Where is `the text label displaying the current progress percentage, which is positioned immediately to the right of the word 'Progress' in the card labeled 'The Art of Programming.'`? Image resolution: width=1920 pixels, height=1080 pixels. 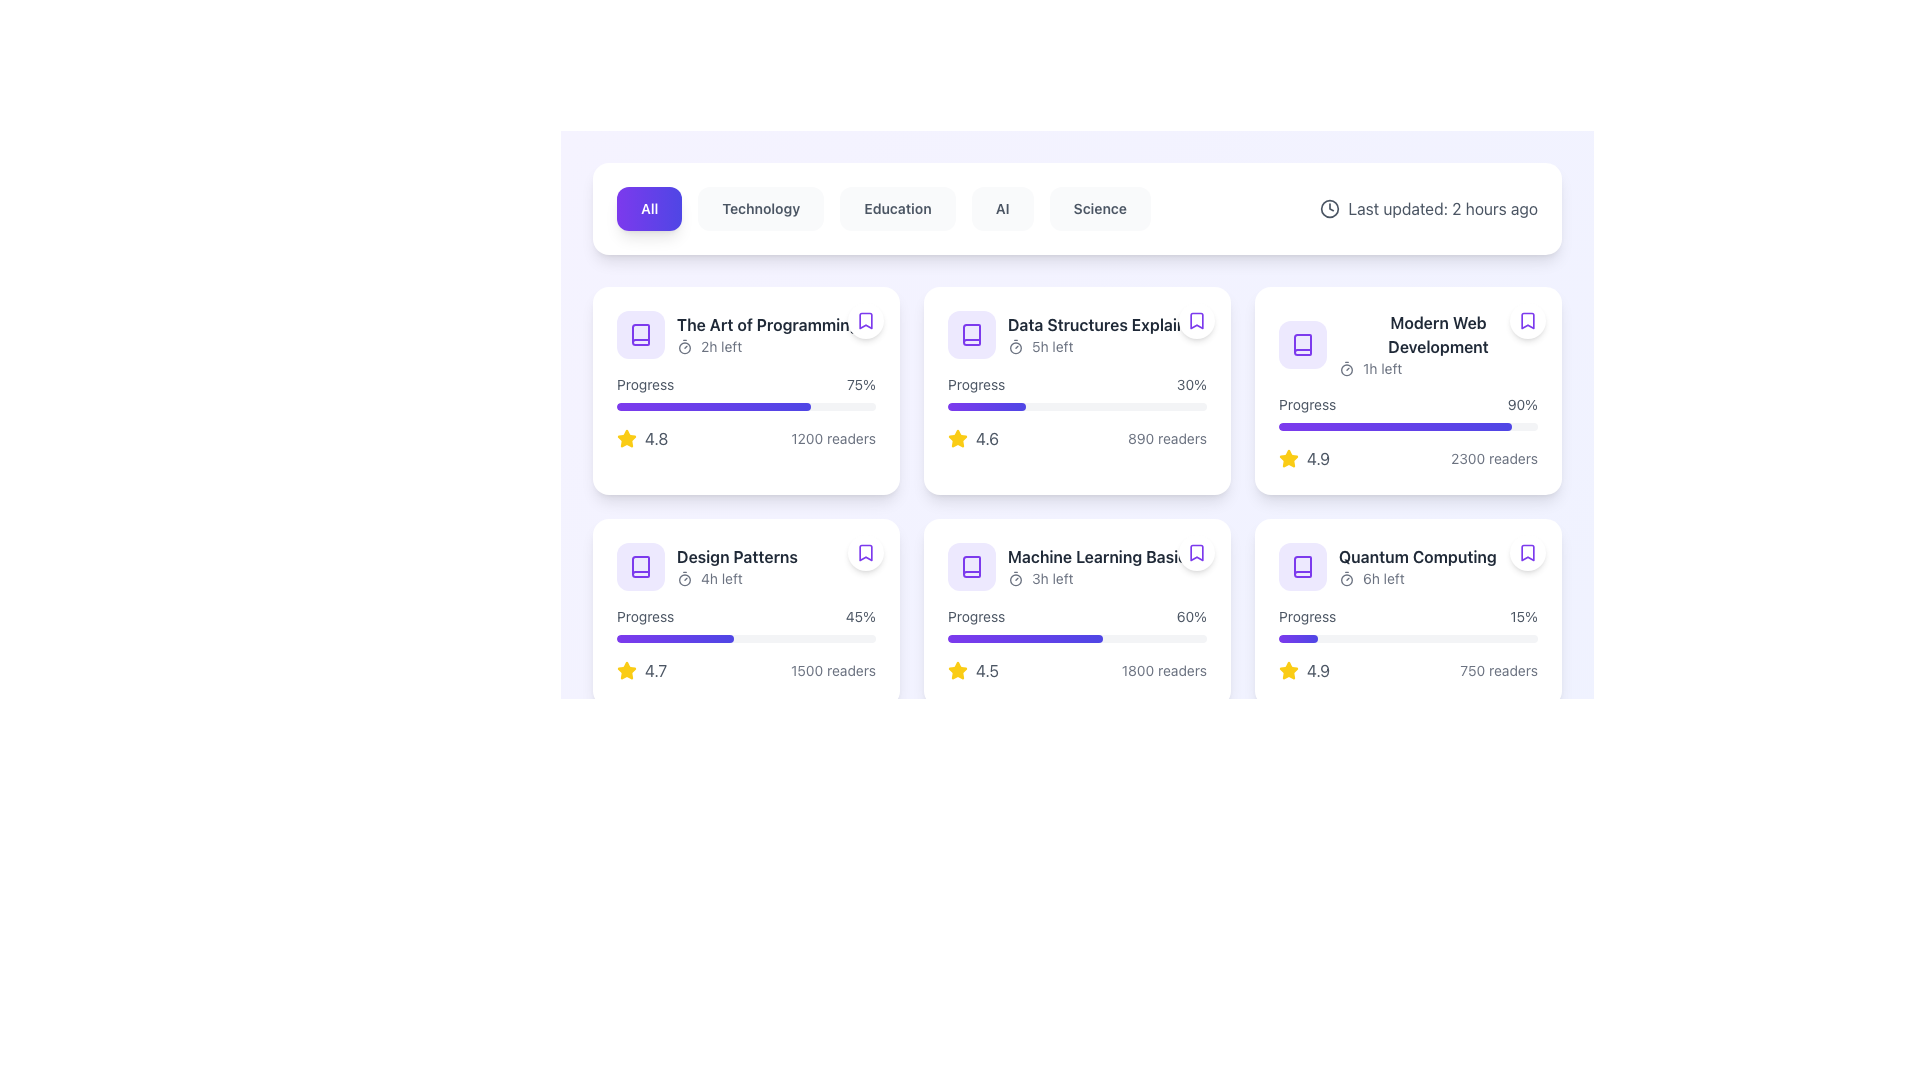 the text label displaying the current progress percentage, which is positioned immediately to the right of the word 'Progress' in the card labeled 'The Art of Programming.' is located at coordinates (861, 385).